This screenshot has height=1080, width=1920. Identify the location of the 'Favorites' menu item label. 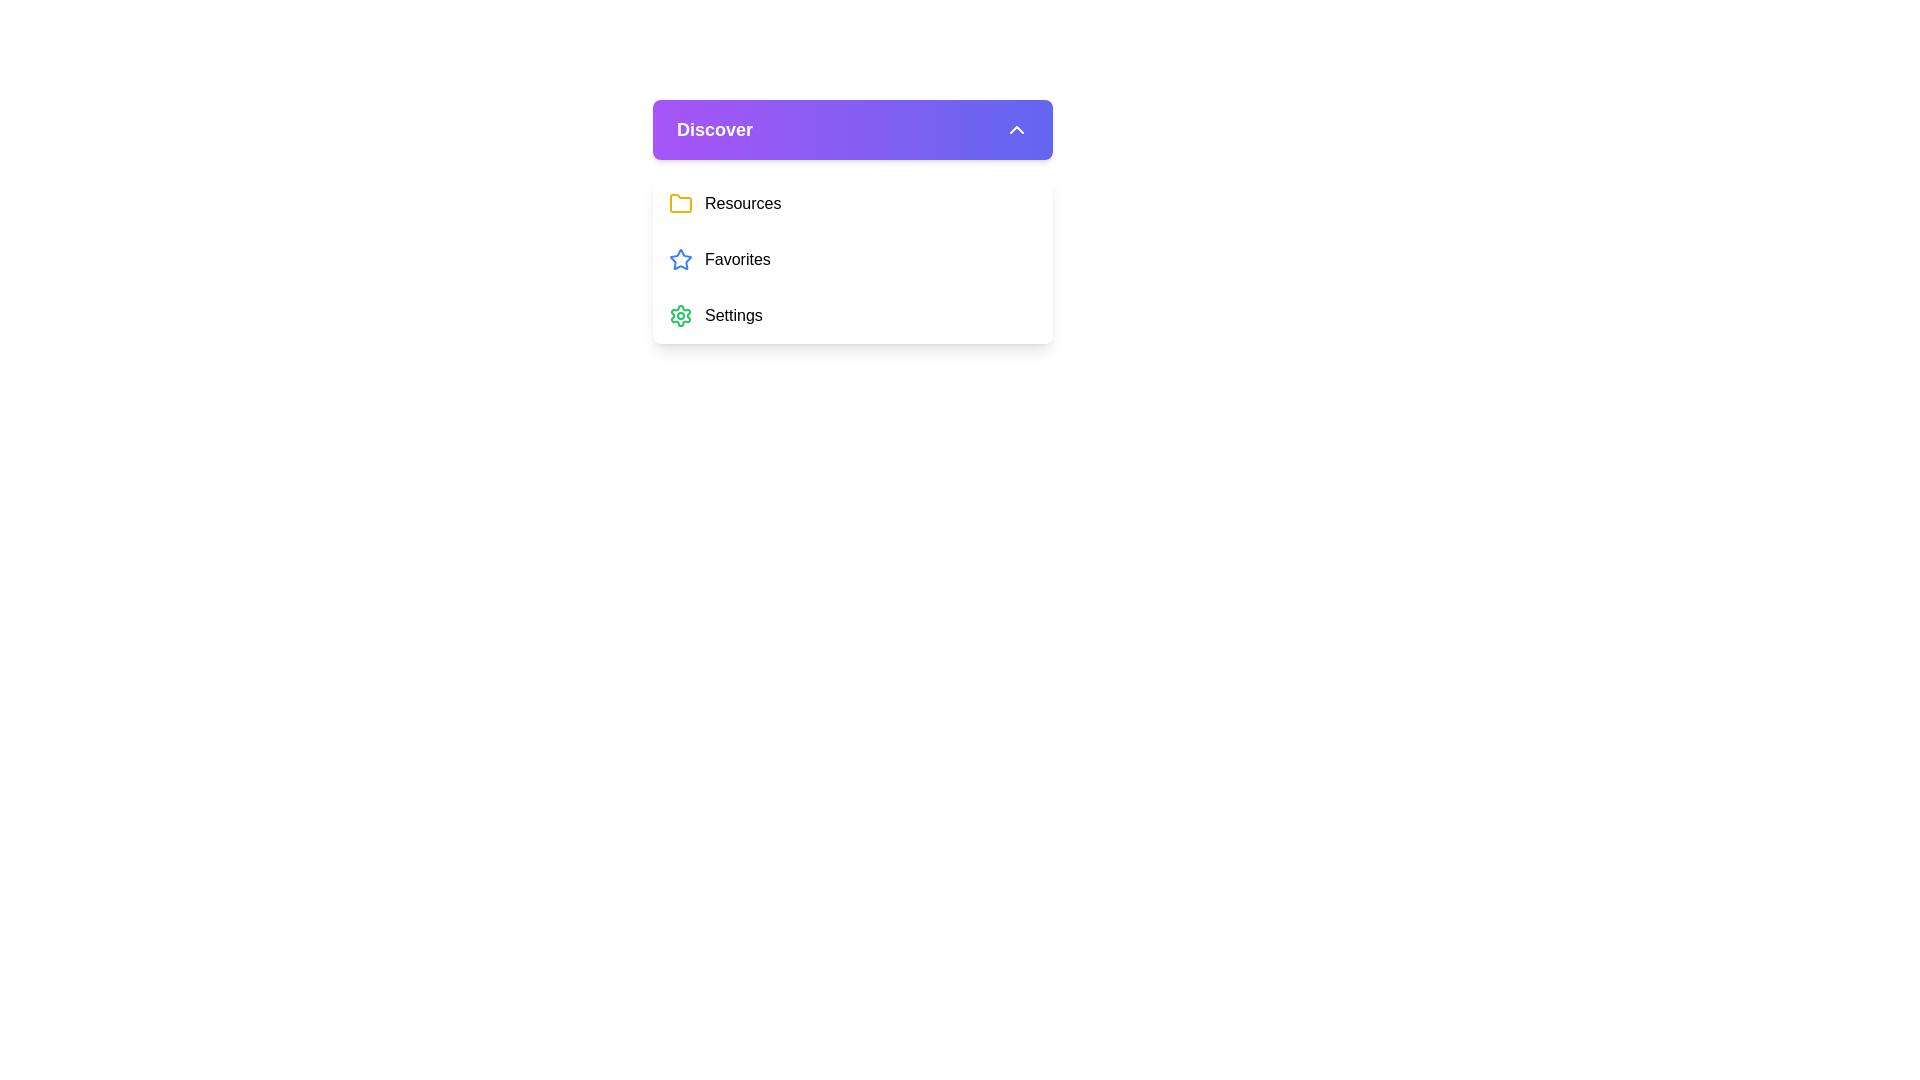
(736, 258).